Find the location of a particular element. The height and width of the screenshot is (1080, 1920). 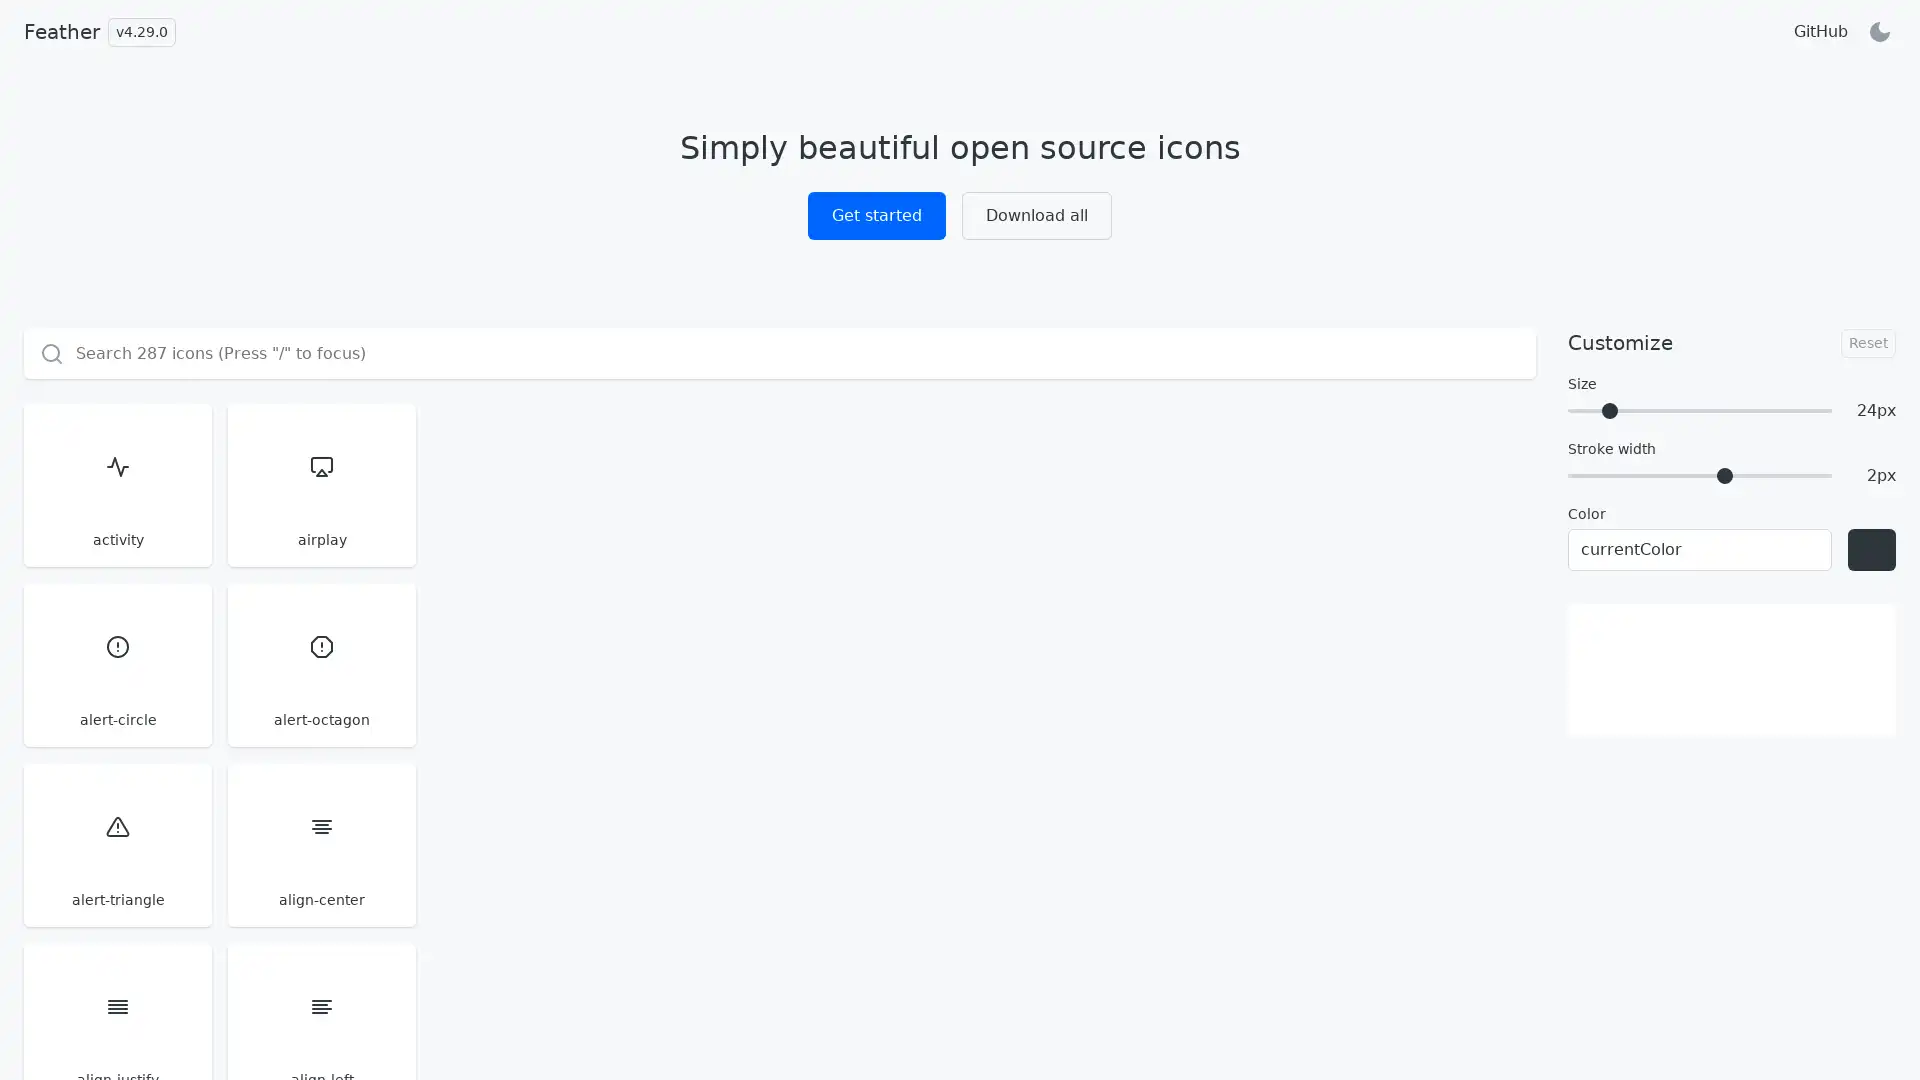

align-center is located at coordinates (948, 485).